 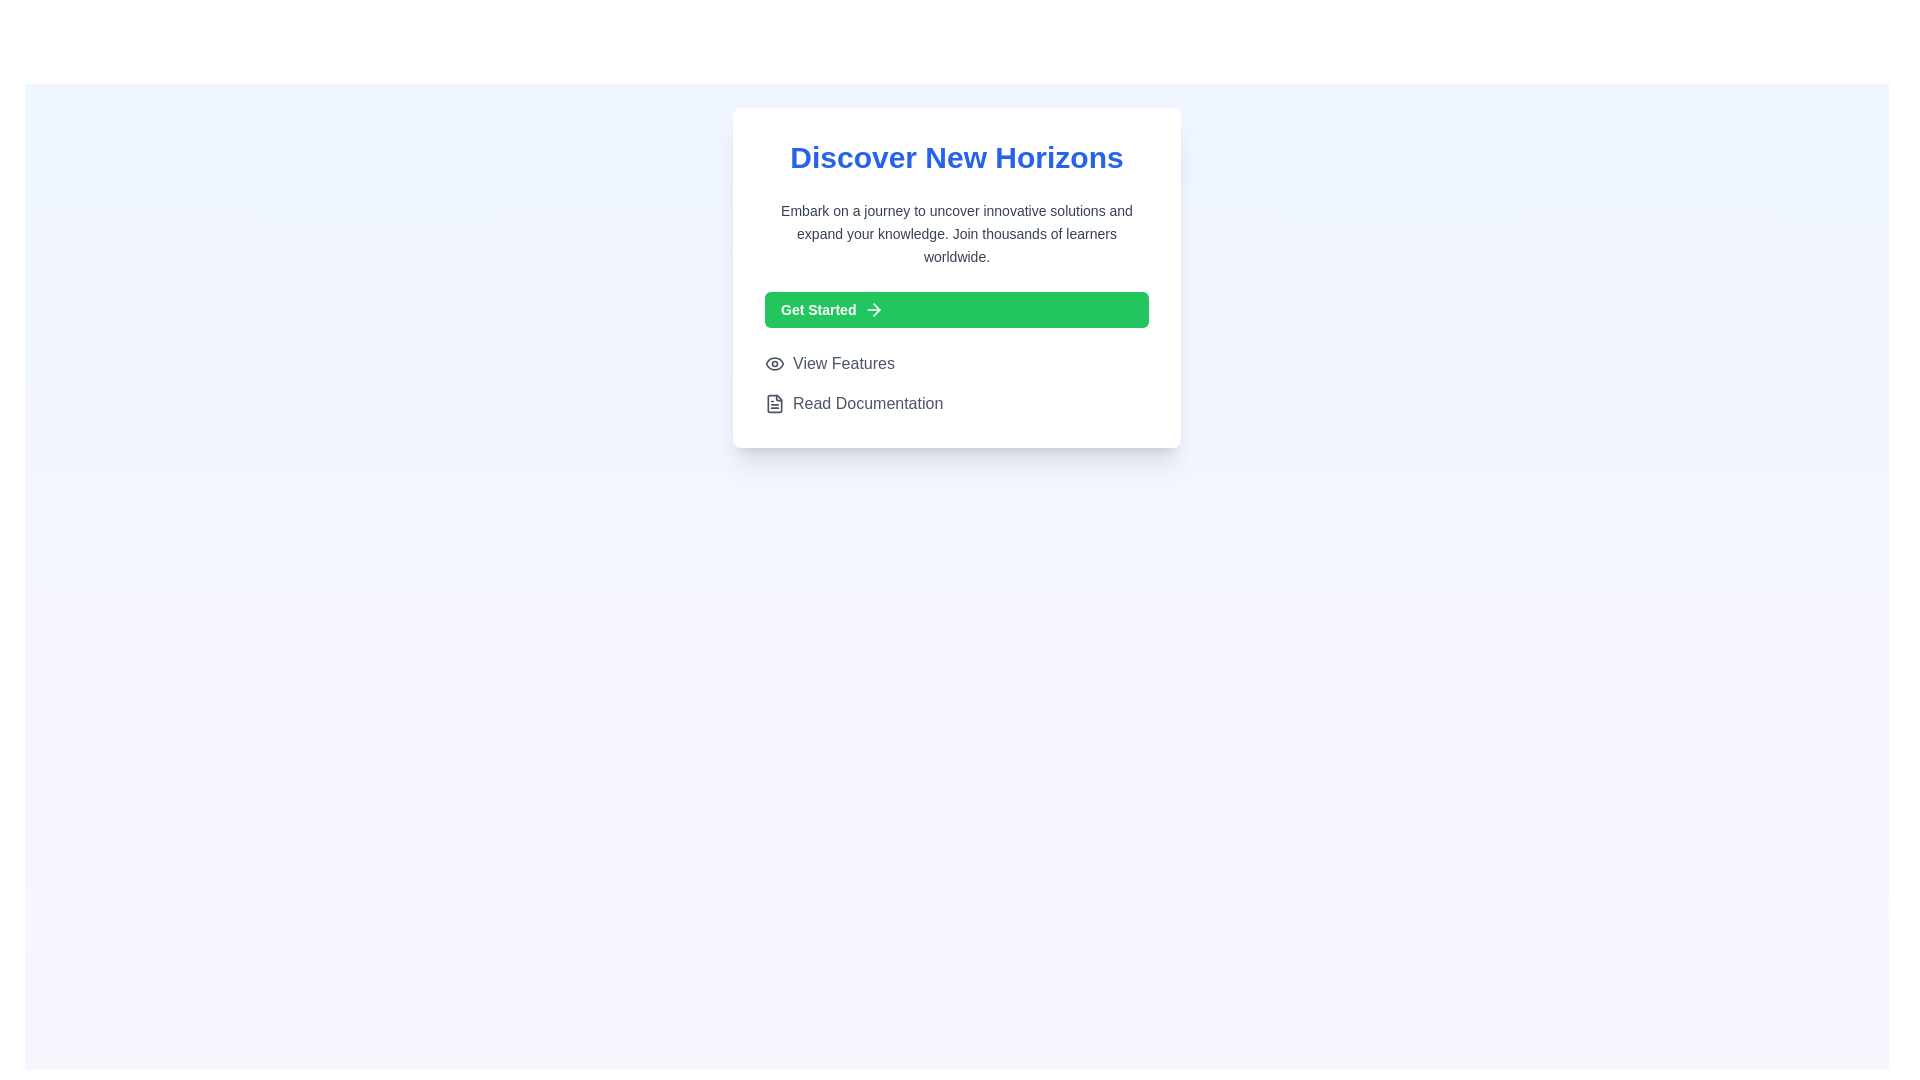 I want to click on the 'Read Documentation' text link, which is styled in grey and appears to the right of a document icon, located below the 'View Features' text, so click(x=868, y=404).